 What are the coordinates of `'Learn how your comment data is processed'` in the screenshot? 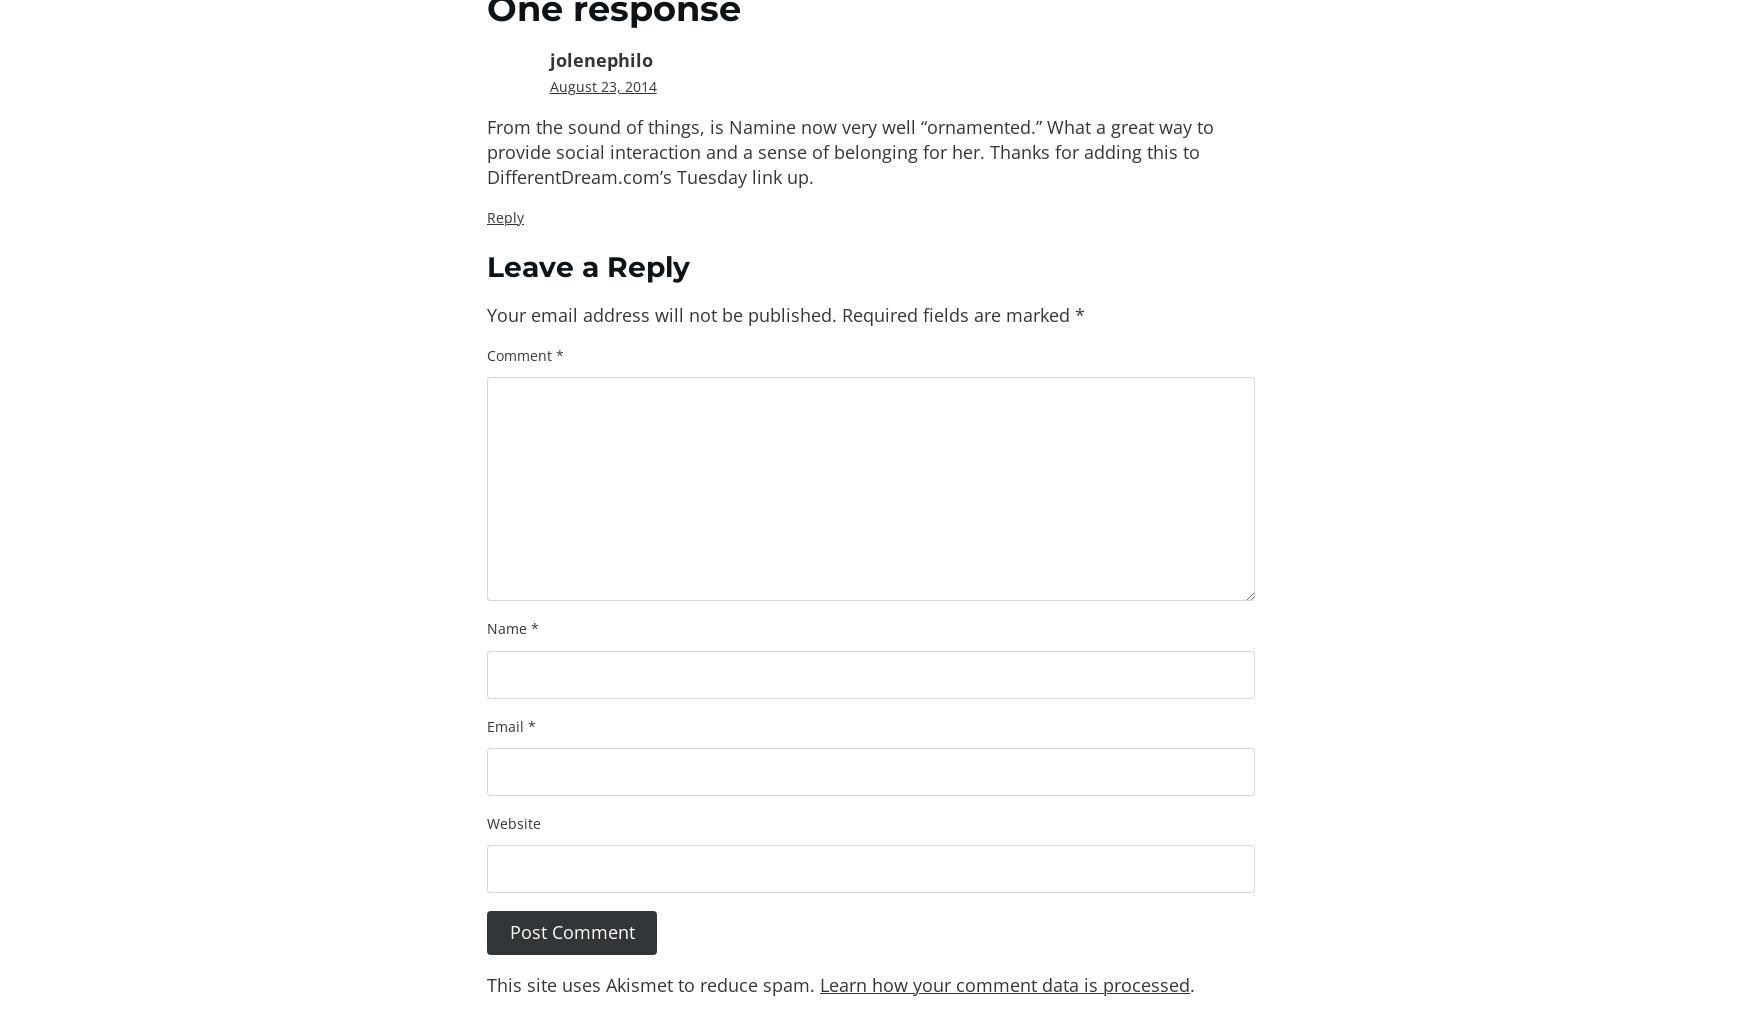 It's located at (1003, 983).